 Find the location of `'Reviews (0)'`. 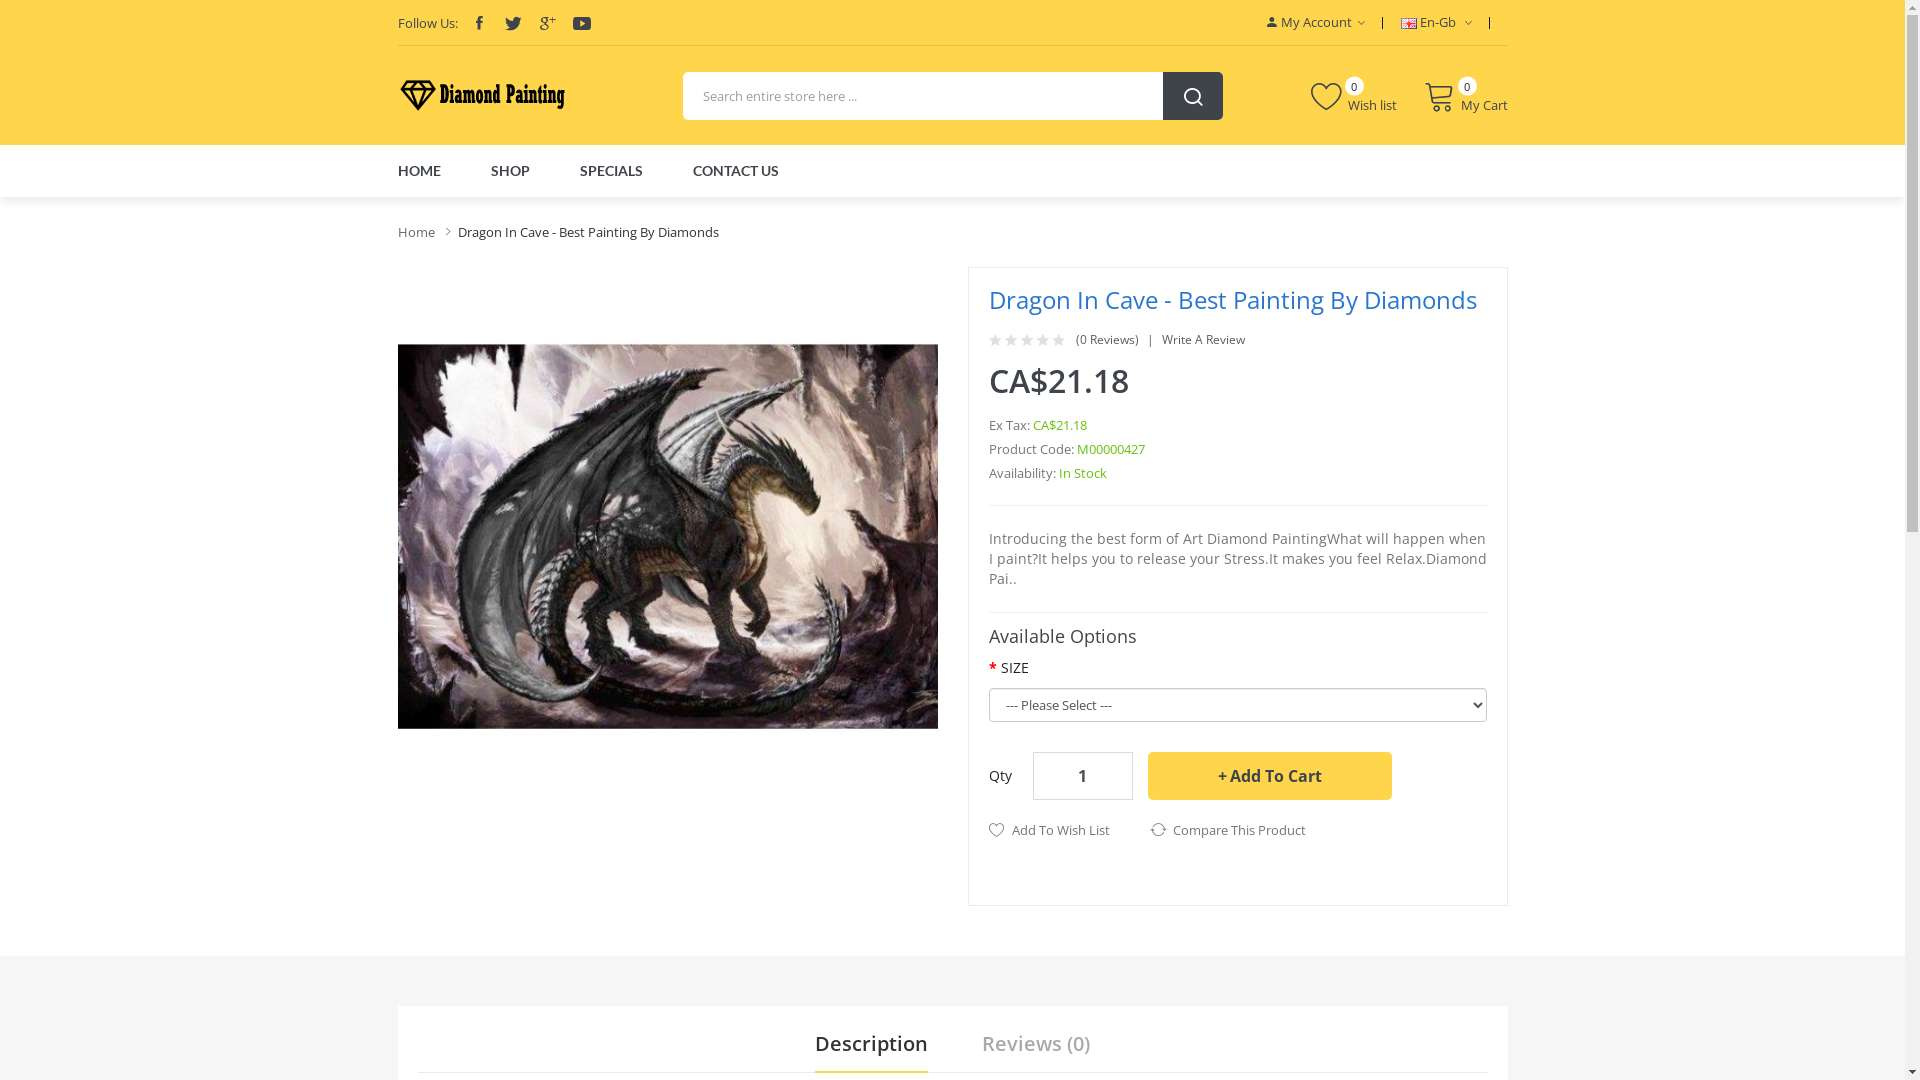

'Reviews (0)' is located at coordinates (982, 1043).